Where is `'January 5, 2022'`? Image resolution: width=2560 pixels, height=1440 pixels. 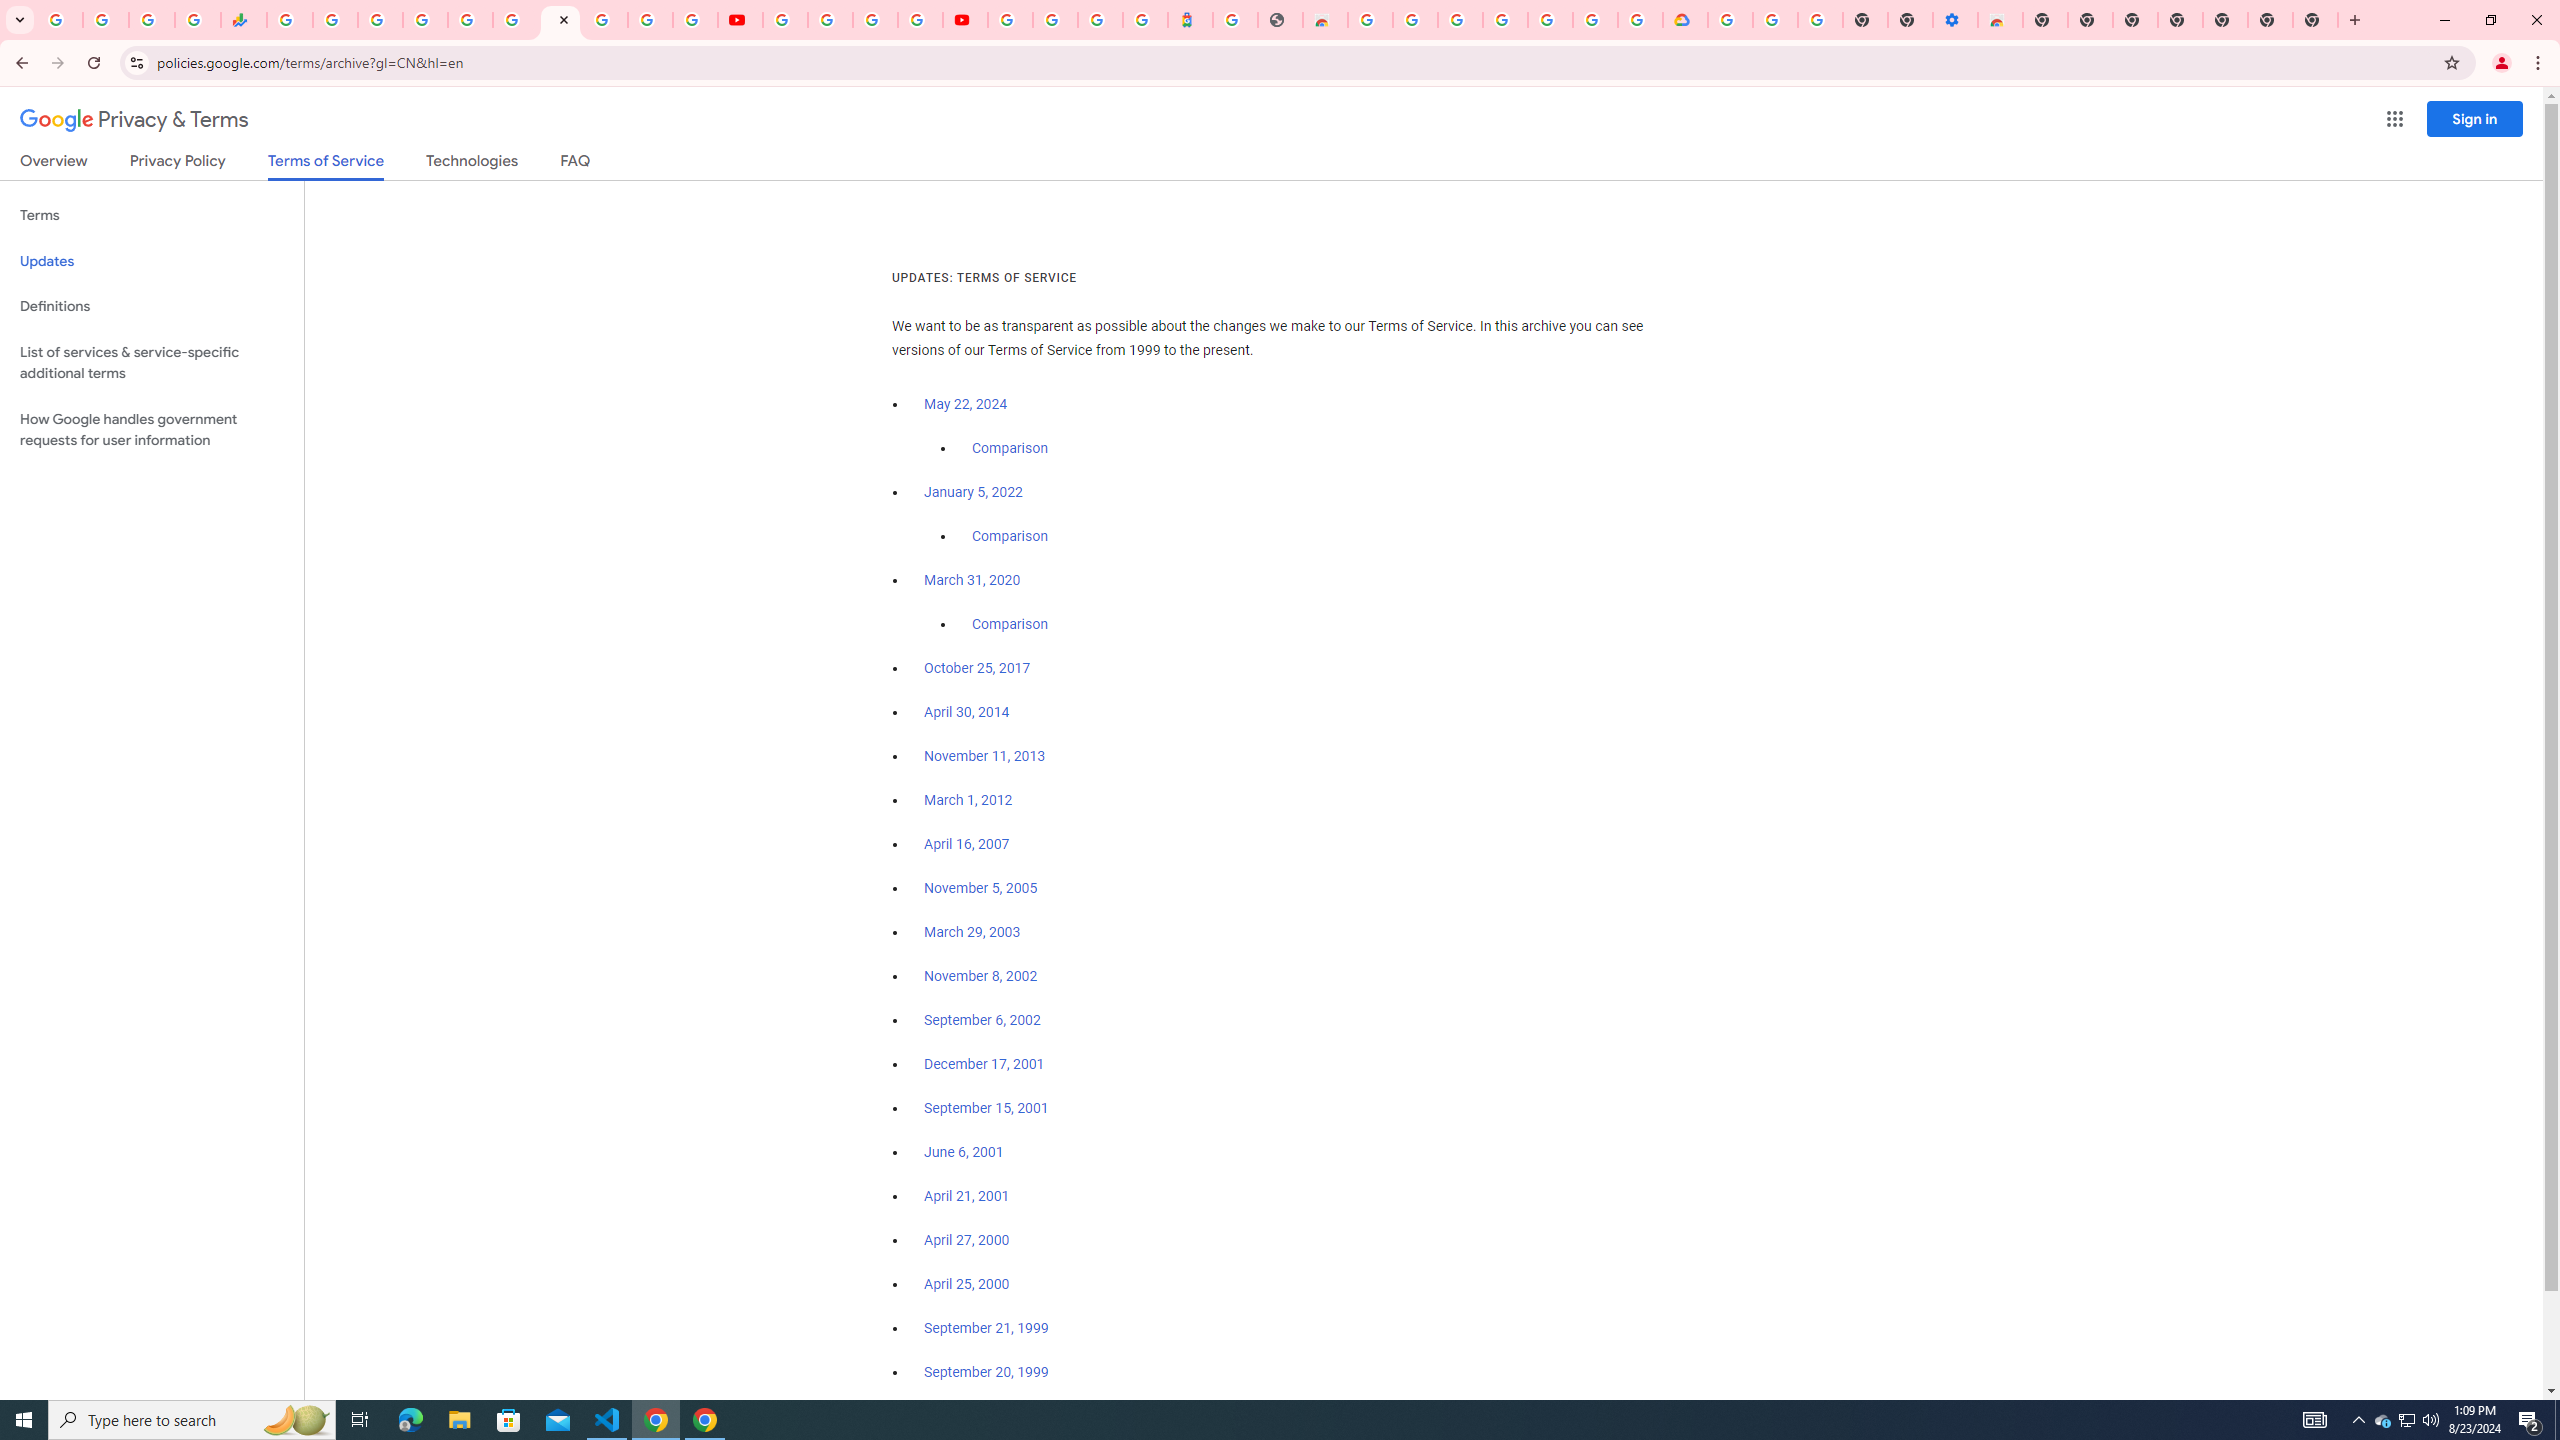
'January 5, 2022' is located at coordinates (974, 493).